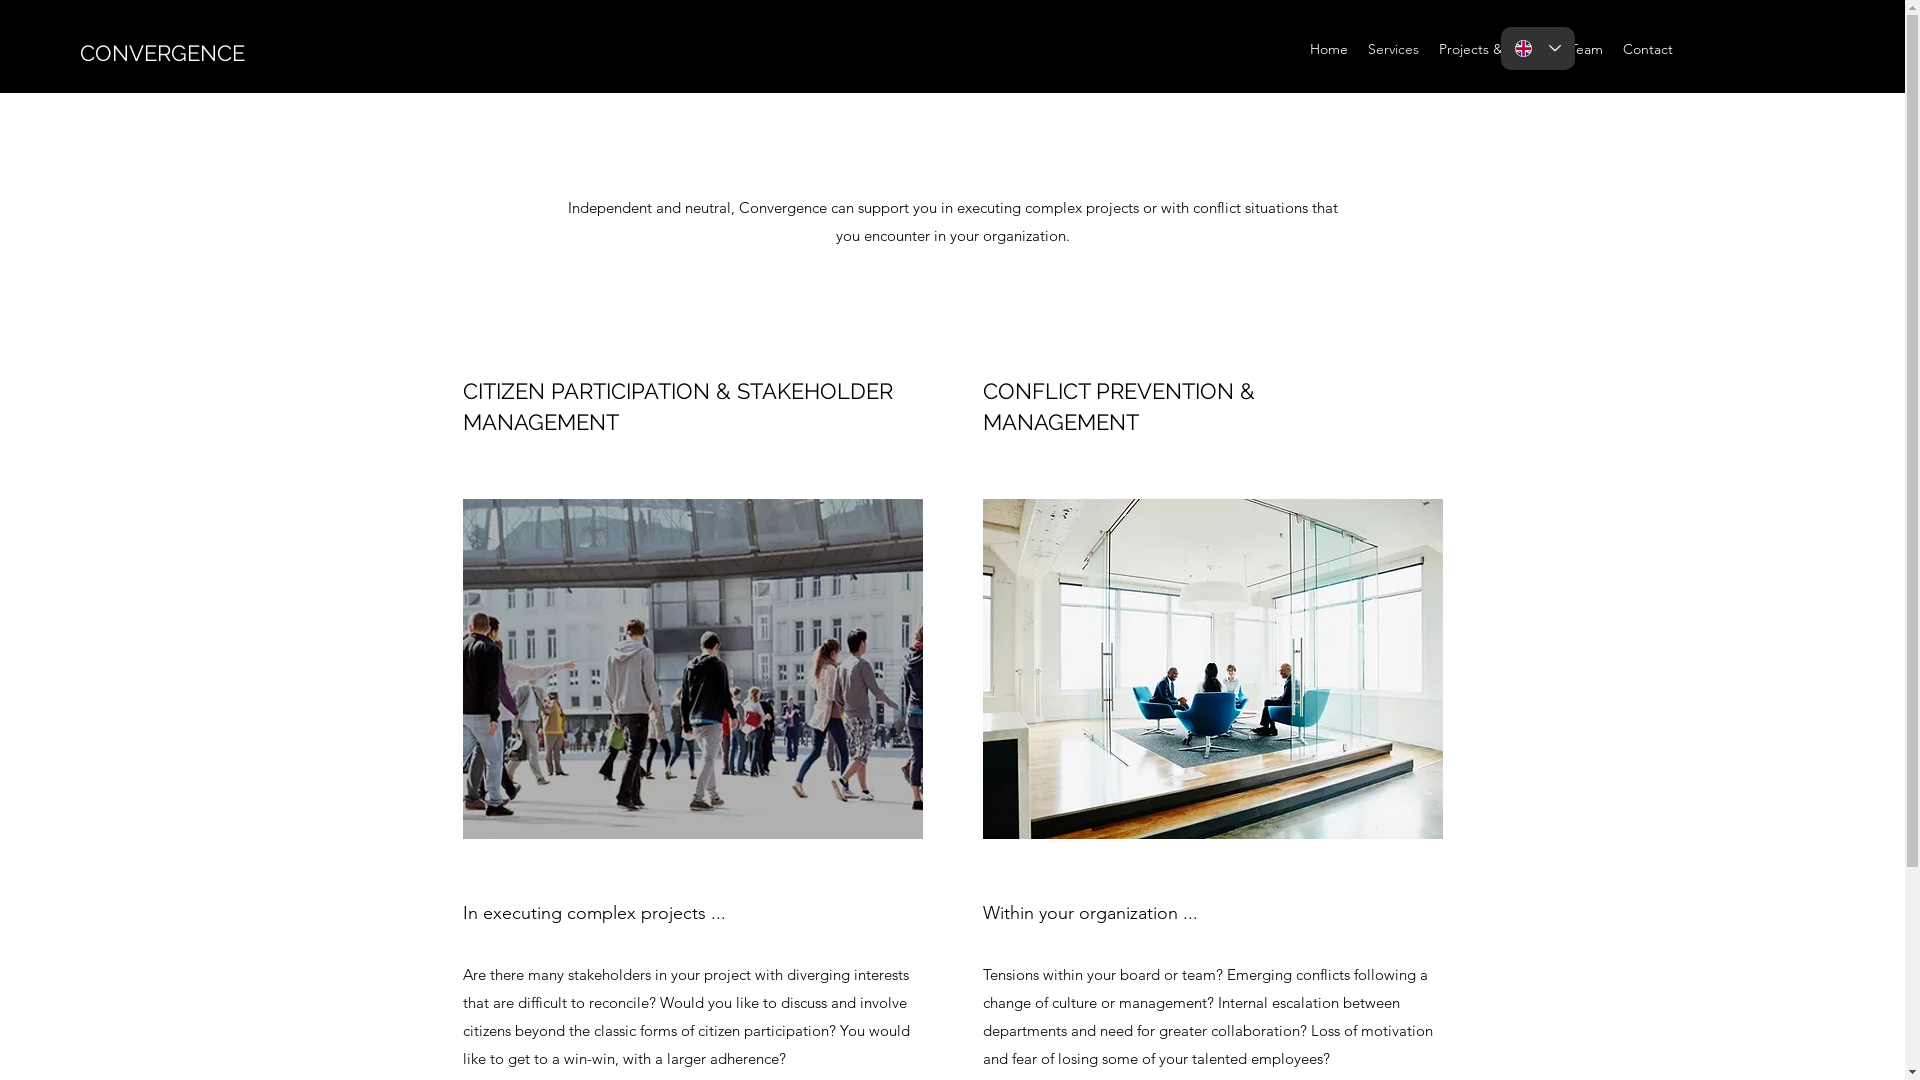 Image resolution: width=1920 pixels, height=1080 pixels. Describe the element at coordinates (162, 52) in the screenshot. I see `'CONVERGENCE'` at that location.